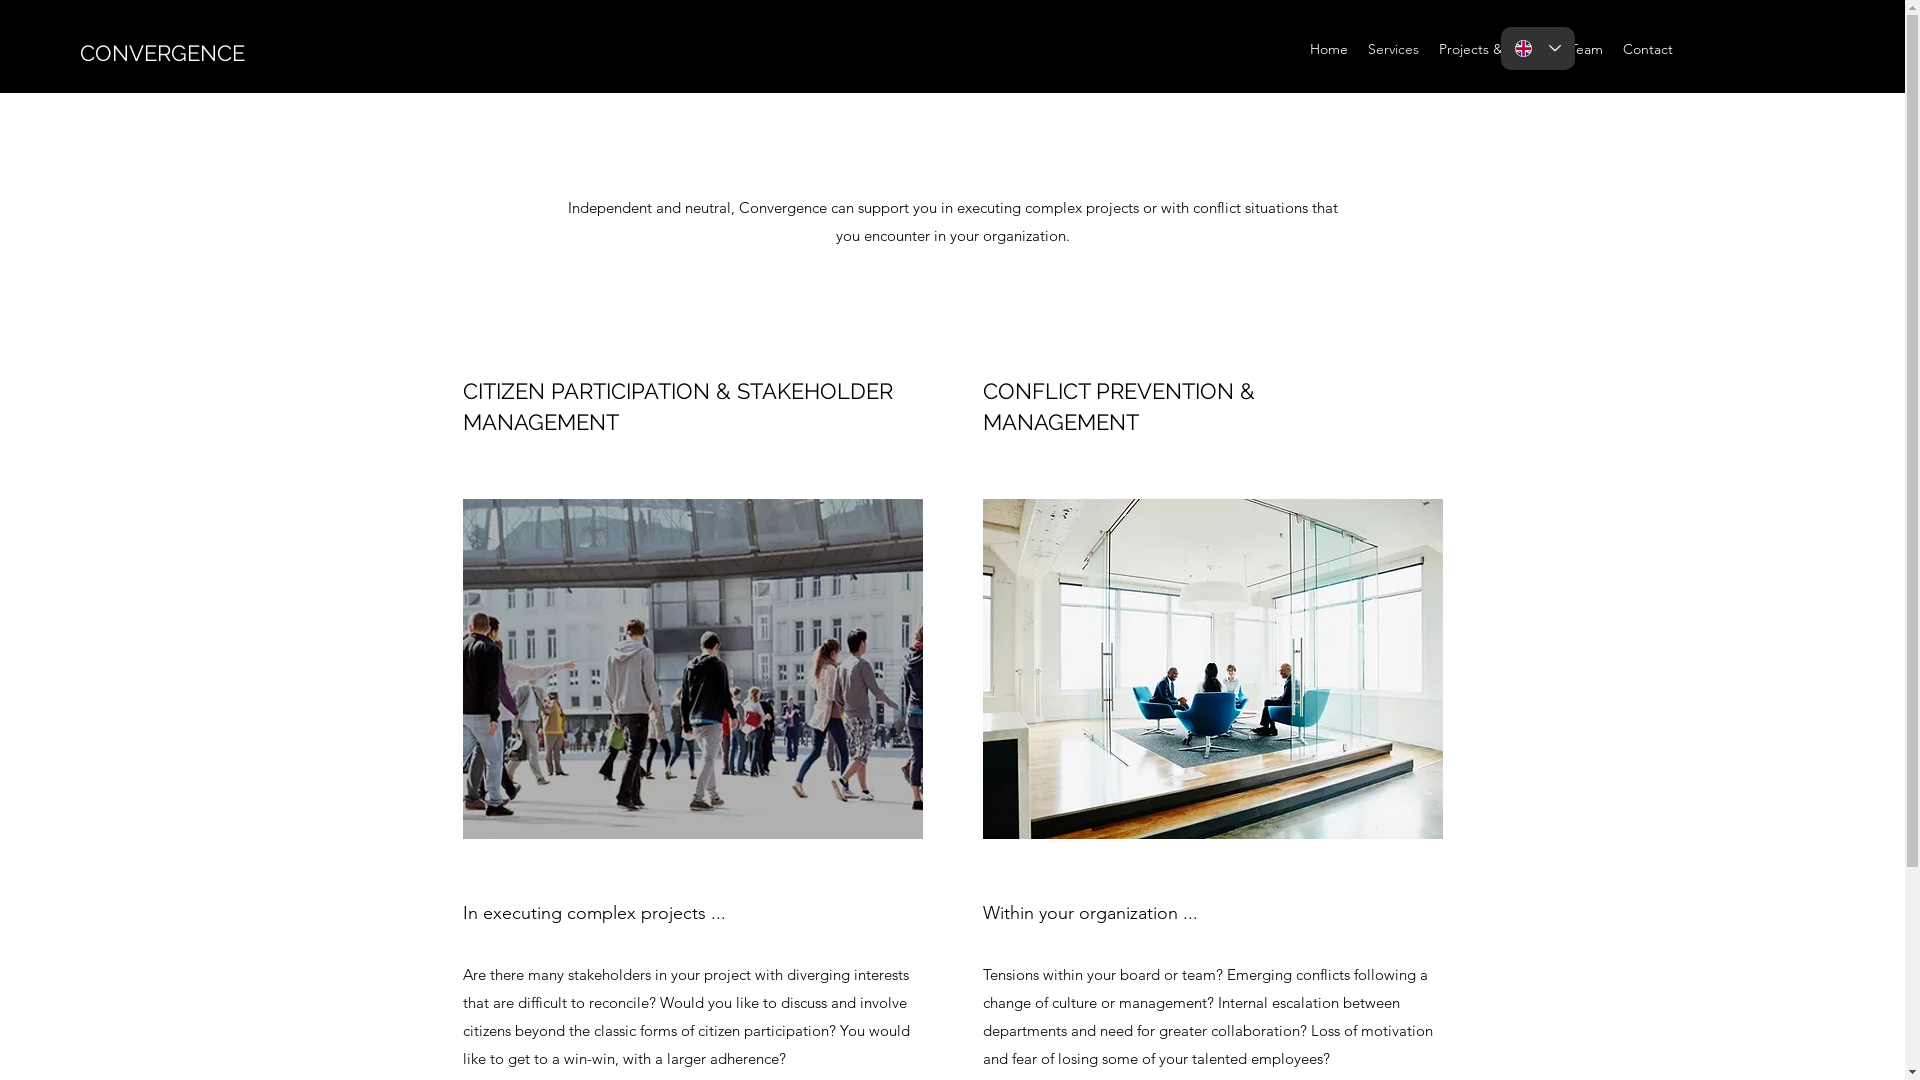 Image resolution: width=1920 pixels, height=1080 pixels. Describe the element at coordinates (162, 52) in the screenshot. I see `'CONVERGENCE'` at that location.